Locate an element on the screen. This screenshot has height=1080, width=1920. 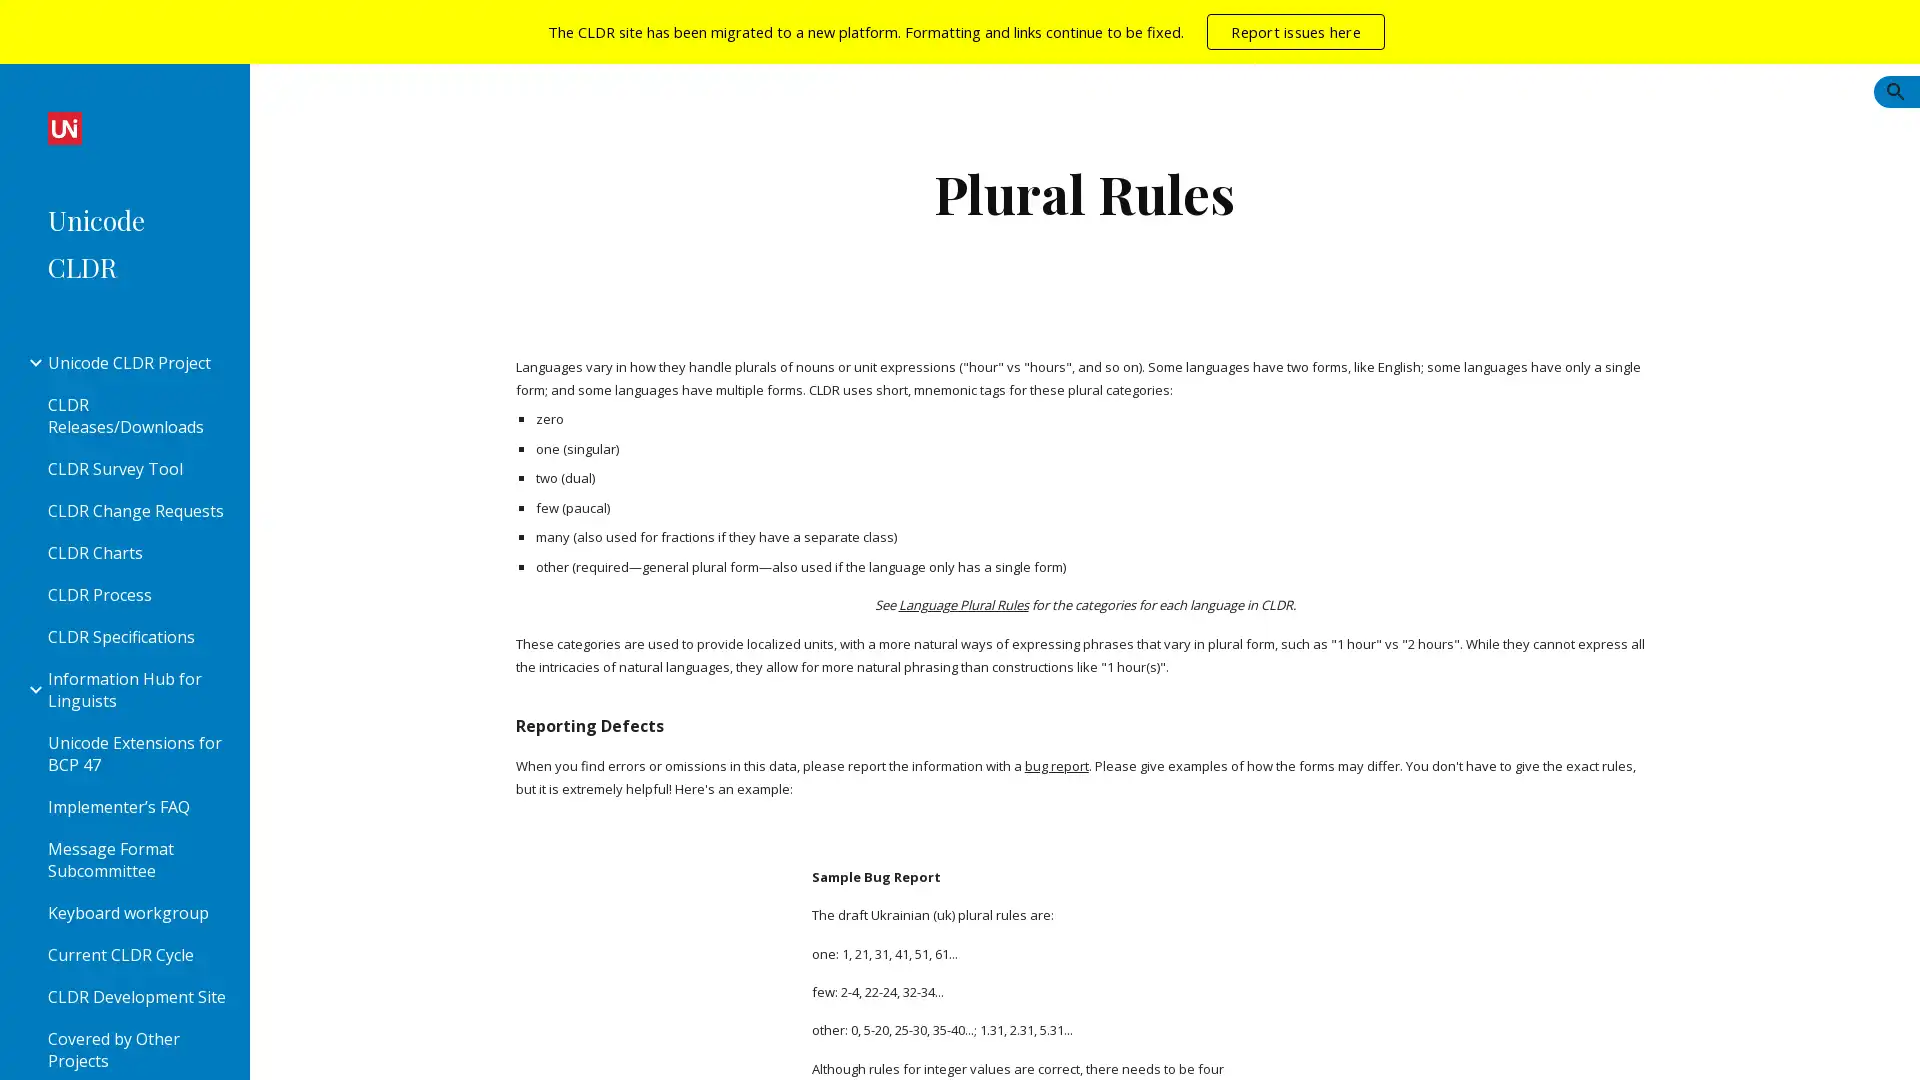
Report abuse is located at coordinates (406, 1044).